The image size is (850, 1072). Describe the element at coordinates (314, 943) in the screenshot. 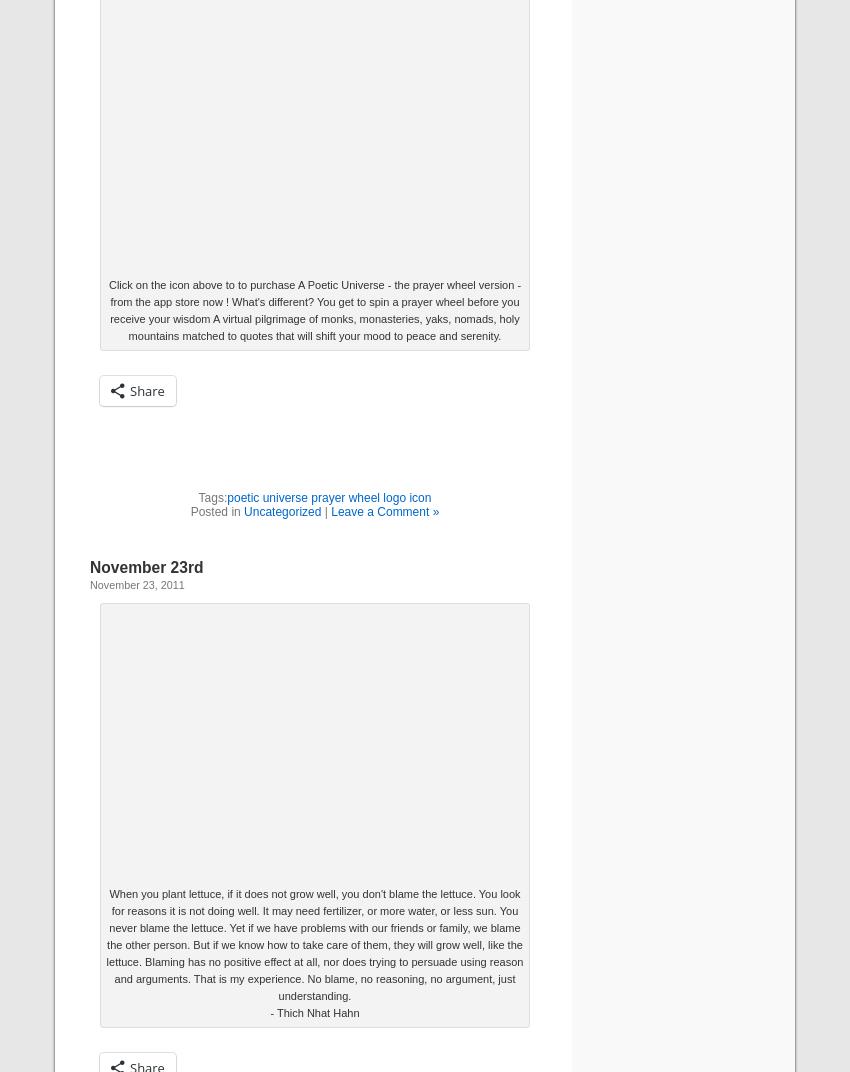

I see `'When you plant lettuce, if it does not grow well, you don't blame the lettuce. You look for reasons it is not doing well. It may need fertilizer, or more water, or less sun. You never blame the lettuce. Yet if we have problems with our friends or family, we blame the other person. But if we know how to take care of them, they will grow well, like the lettuce. Blaming has no positive effect at all, nor does trying to persuade using reason and arguments. That is my experience. No blame, no reasoning, no argument, just understanding.'` at that location.